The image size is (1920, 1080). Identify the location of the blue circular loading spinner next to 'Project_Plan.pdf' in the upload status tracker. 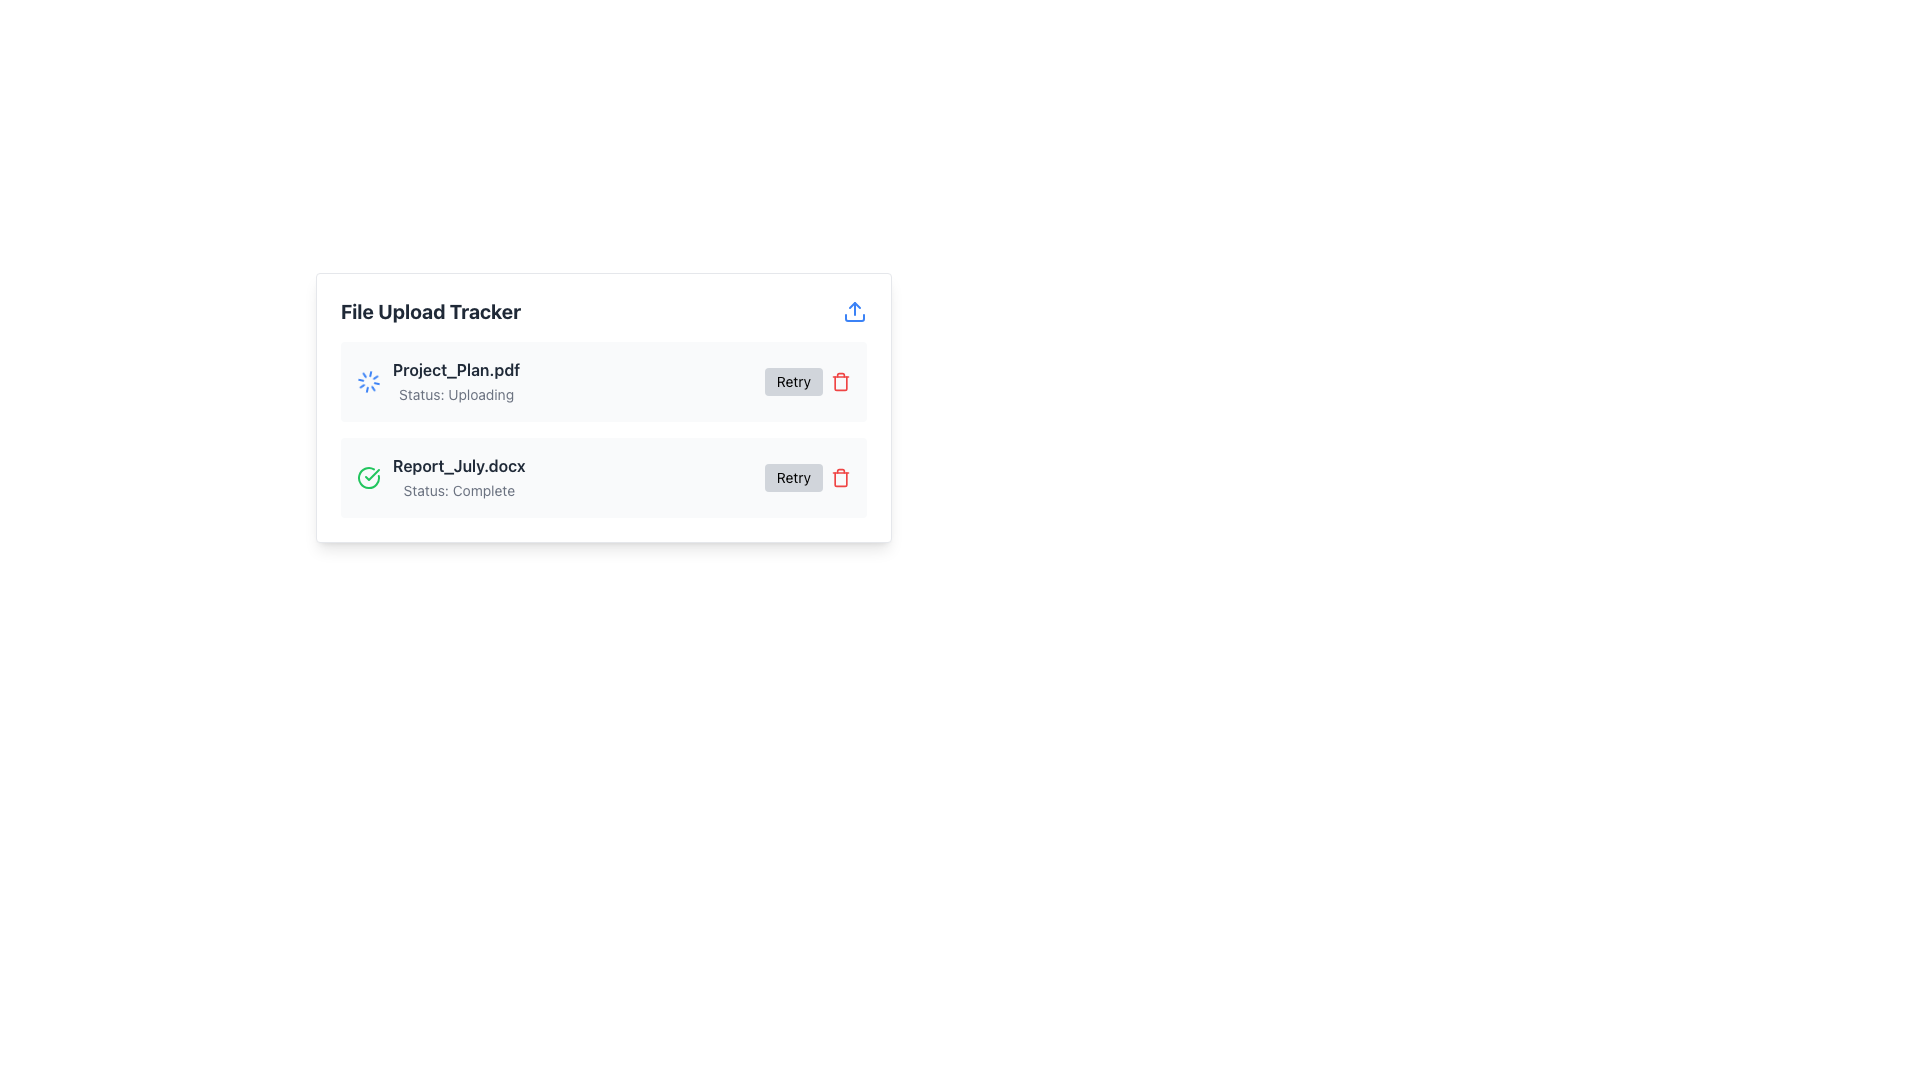
(369, 381).